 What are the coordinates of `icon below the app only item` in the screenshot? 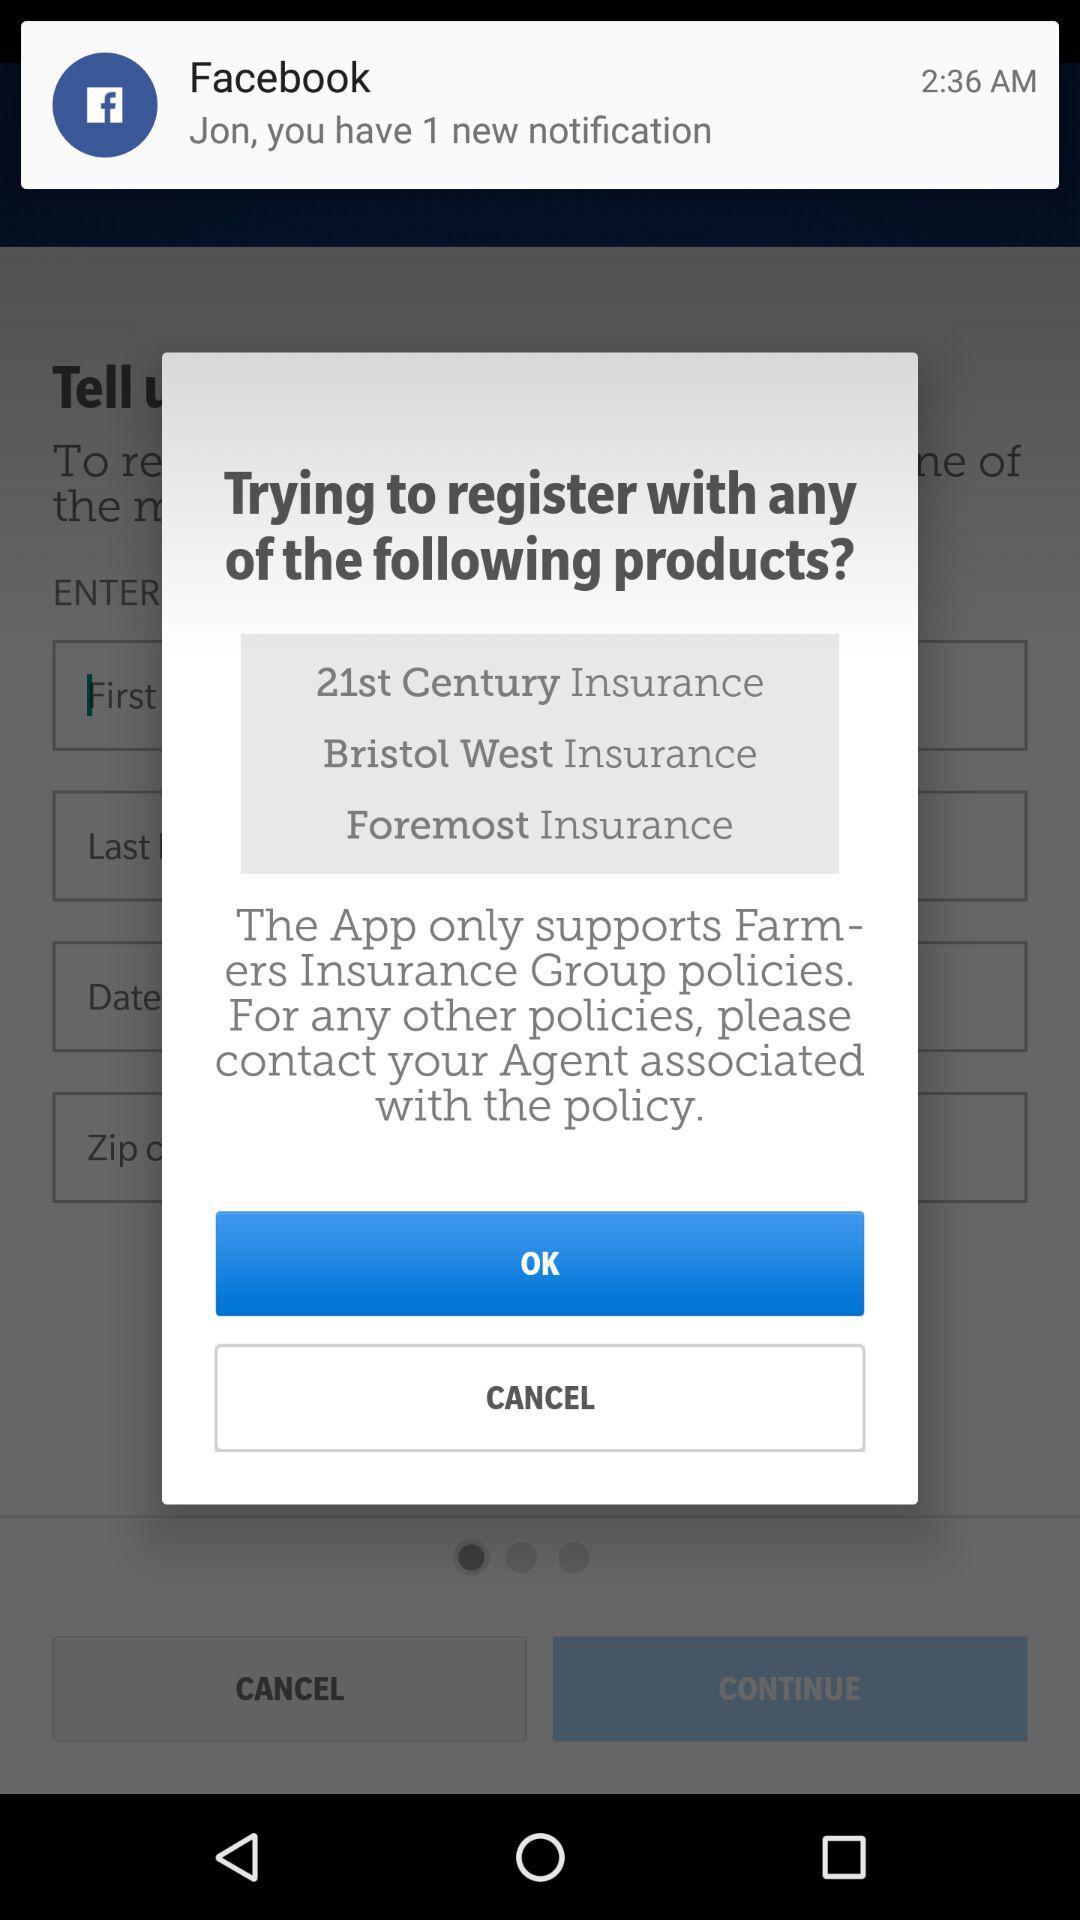 It's located at (540, 1262).